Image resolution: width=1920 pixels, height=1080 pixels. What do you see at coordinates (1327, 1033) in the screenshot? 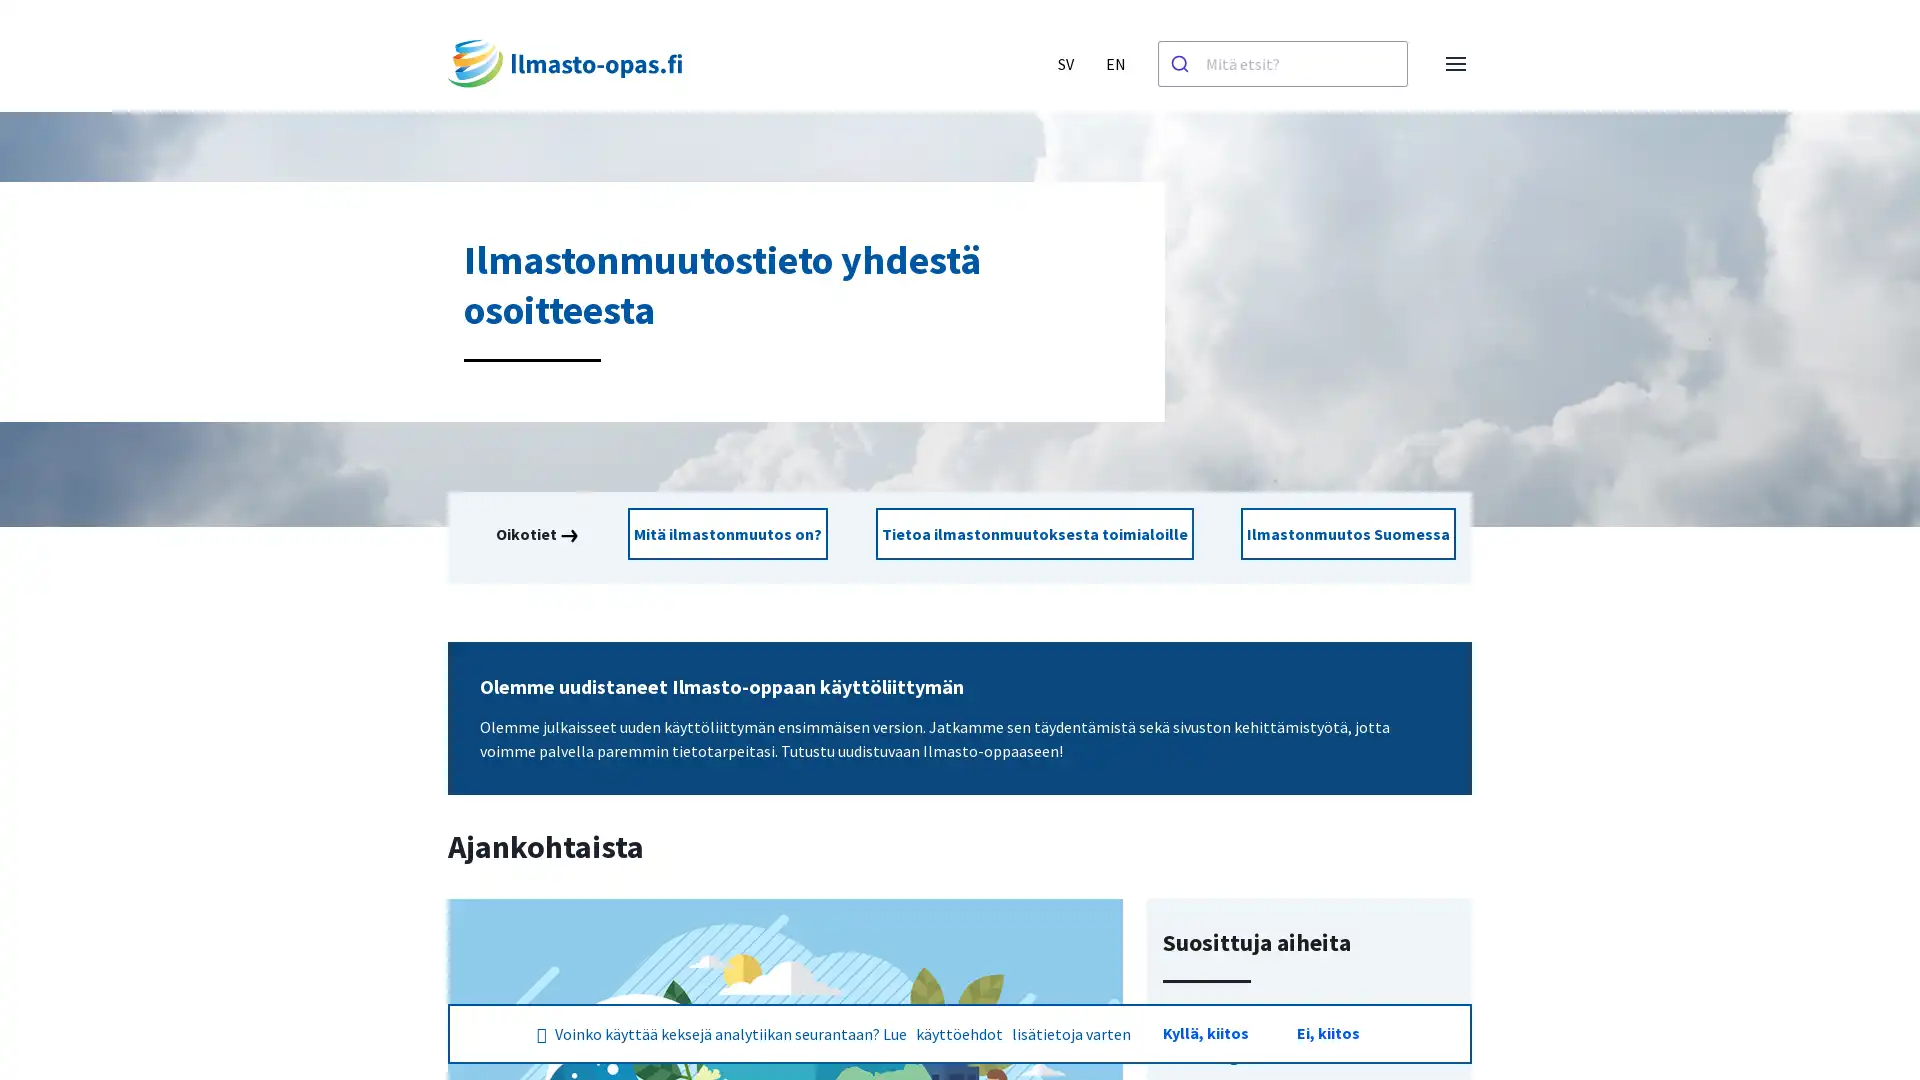
I see `Ei, kiitos` at bounding box center [1327, 1033].